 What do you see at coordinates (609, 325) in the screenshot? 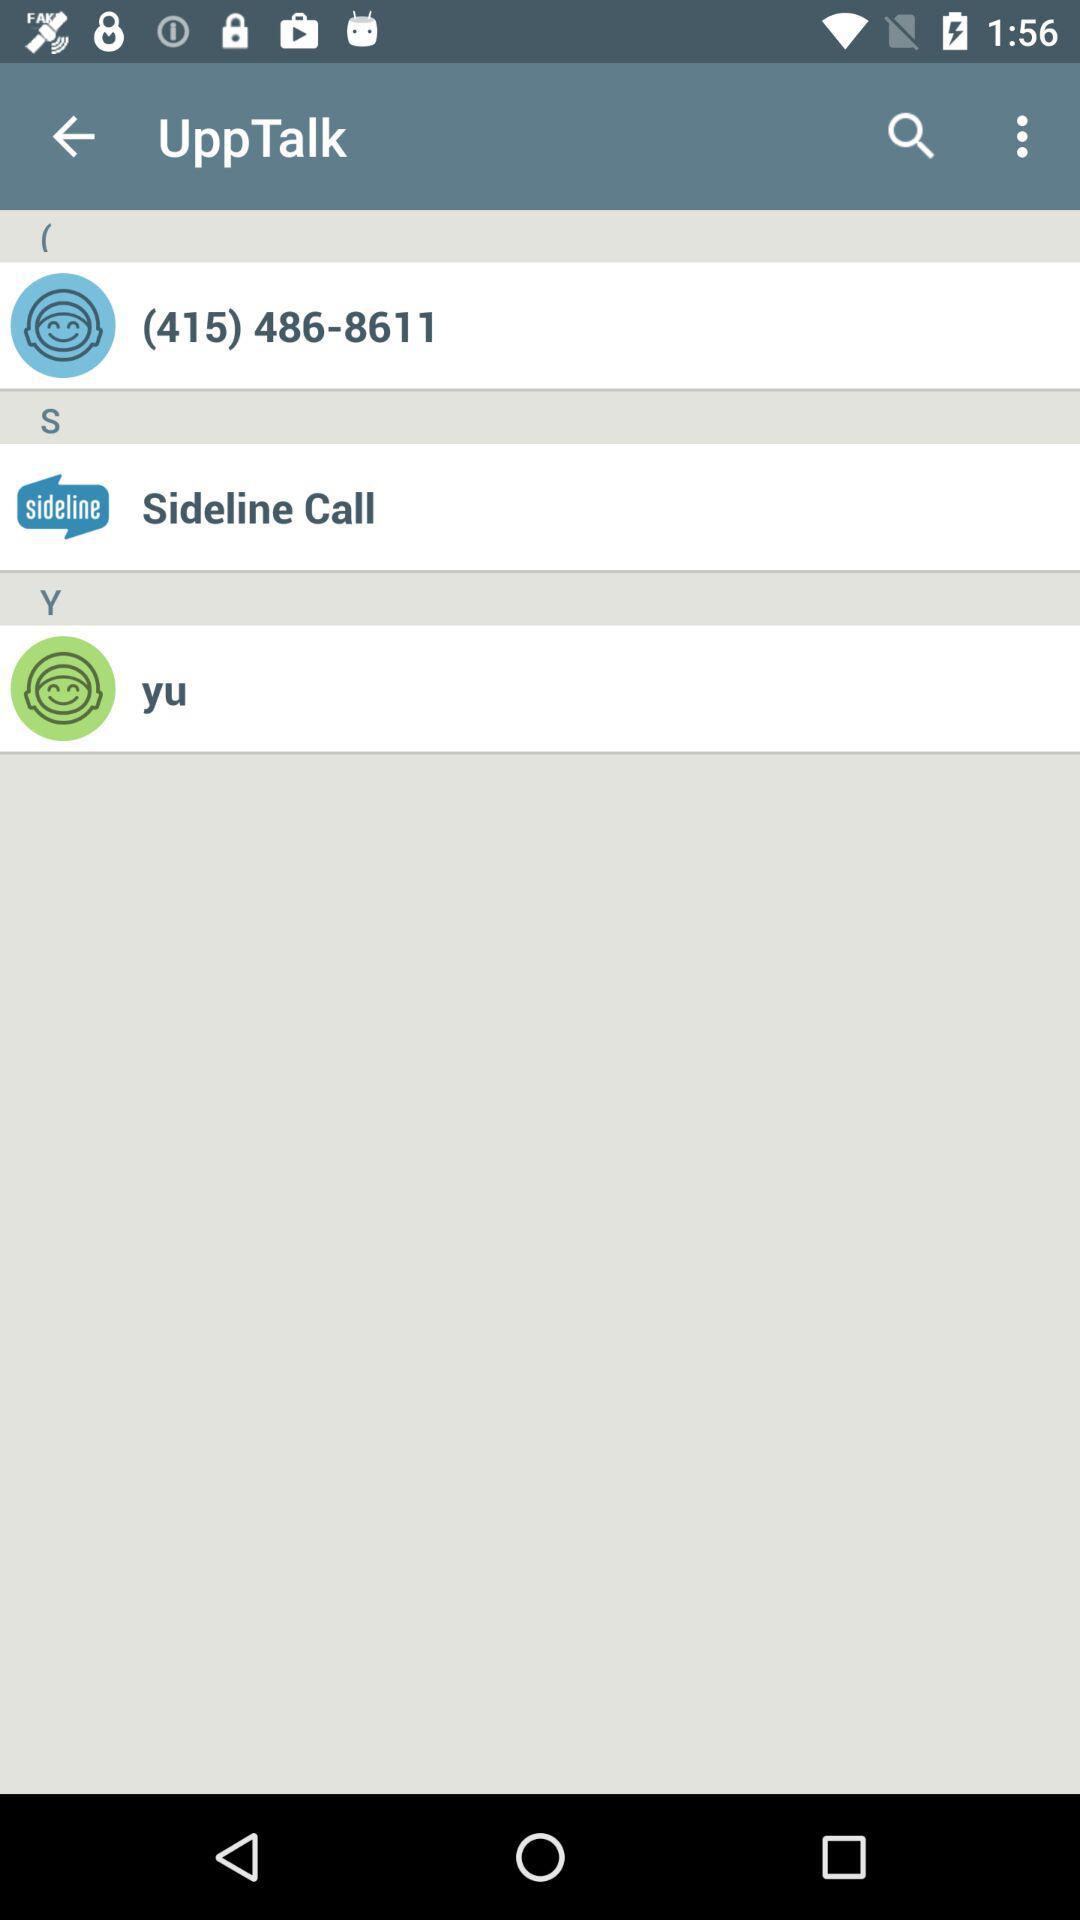
I see `the icon above sideline call item` at bounding box center [609, 325].